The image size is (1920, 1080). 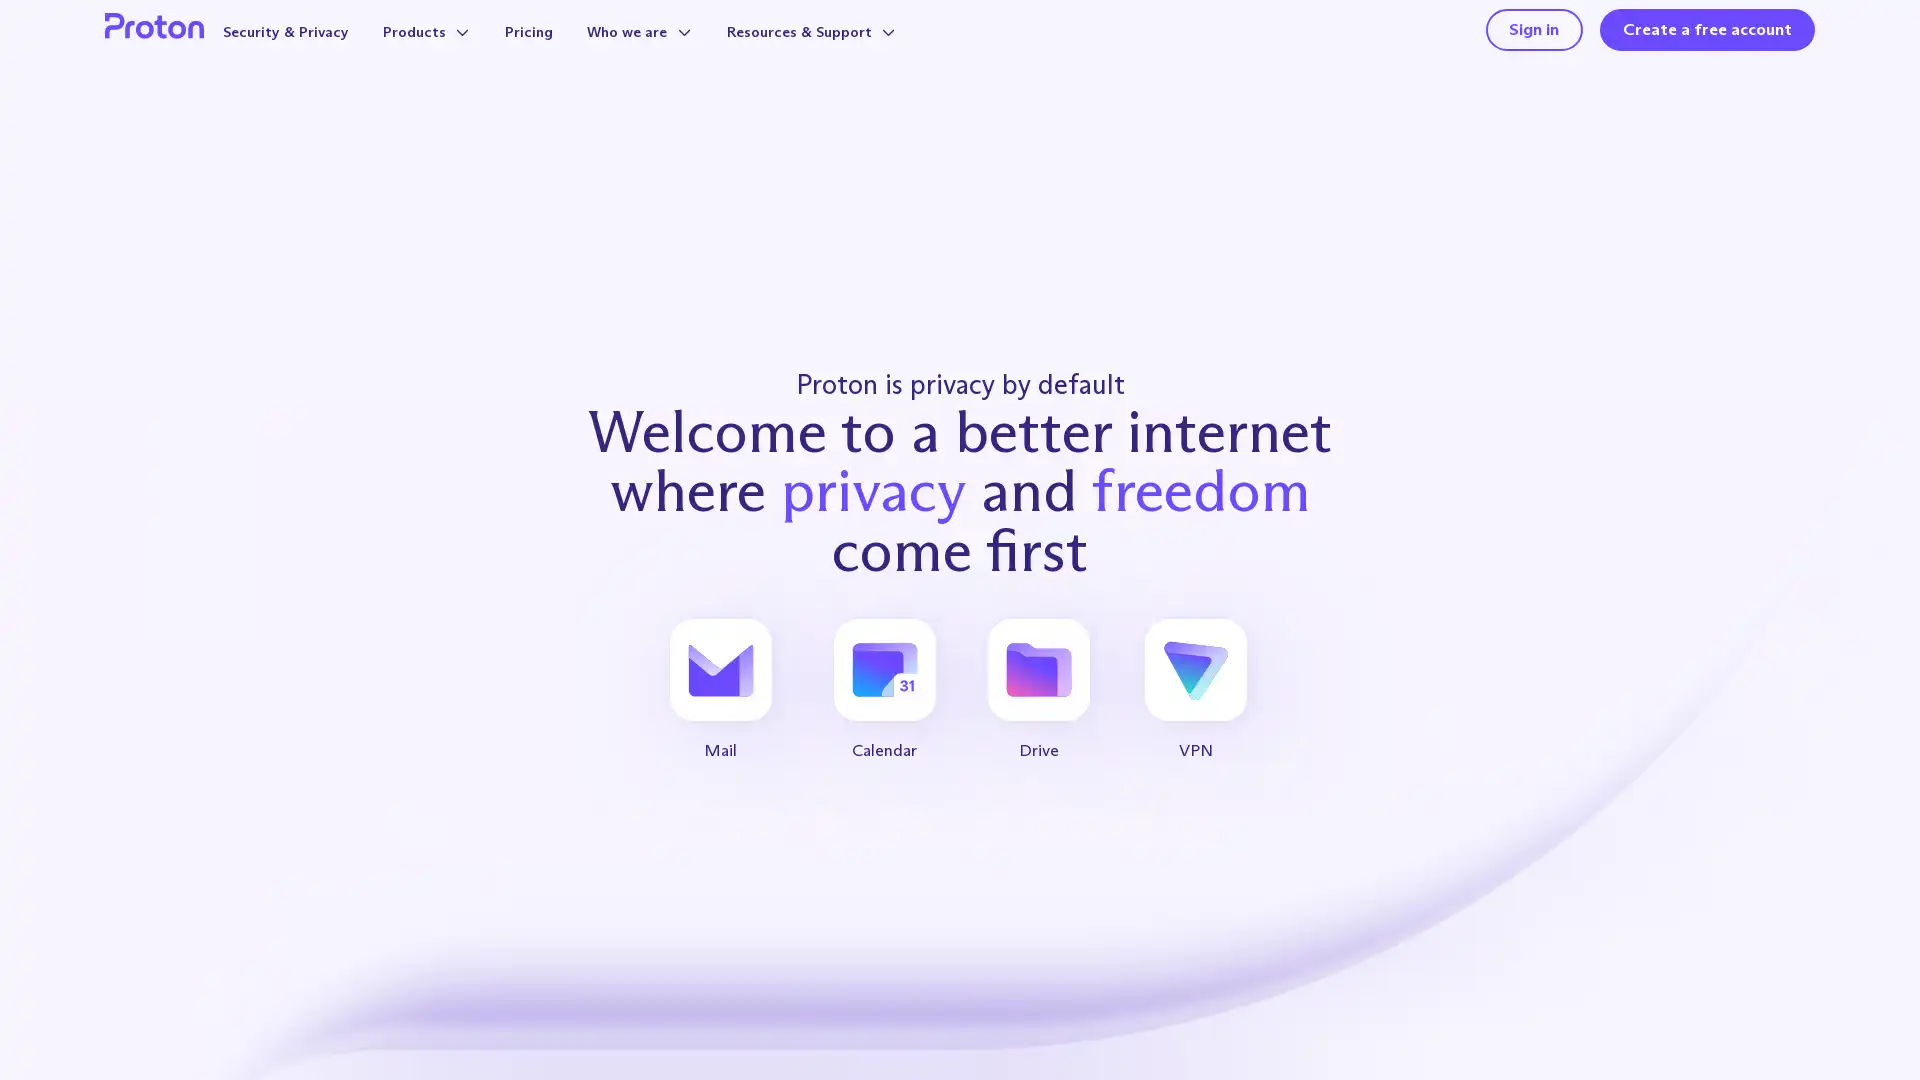 I want to click on Who we are, so click(x=679, y=51).